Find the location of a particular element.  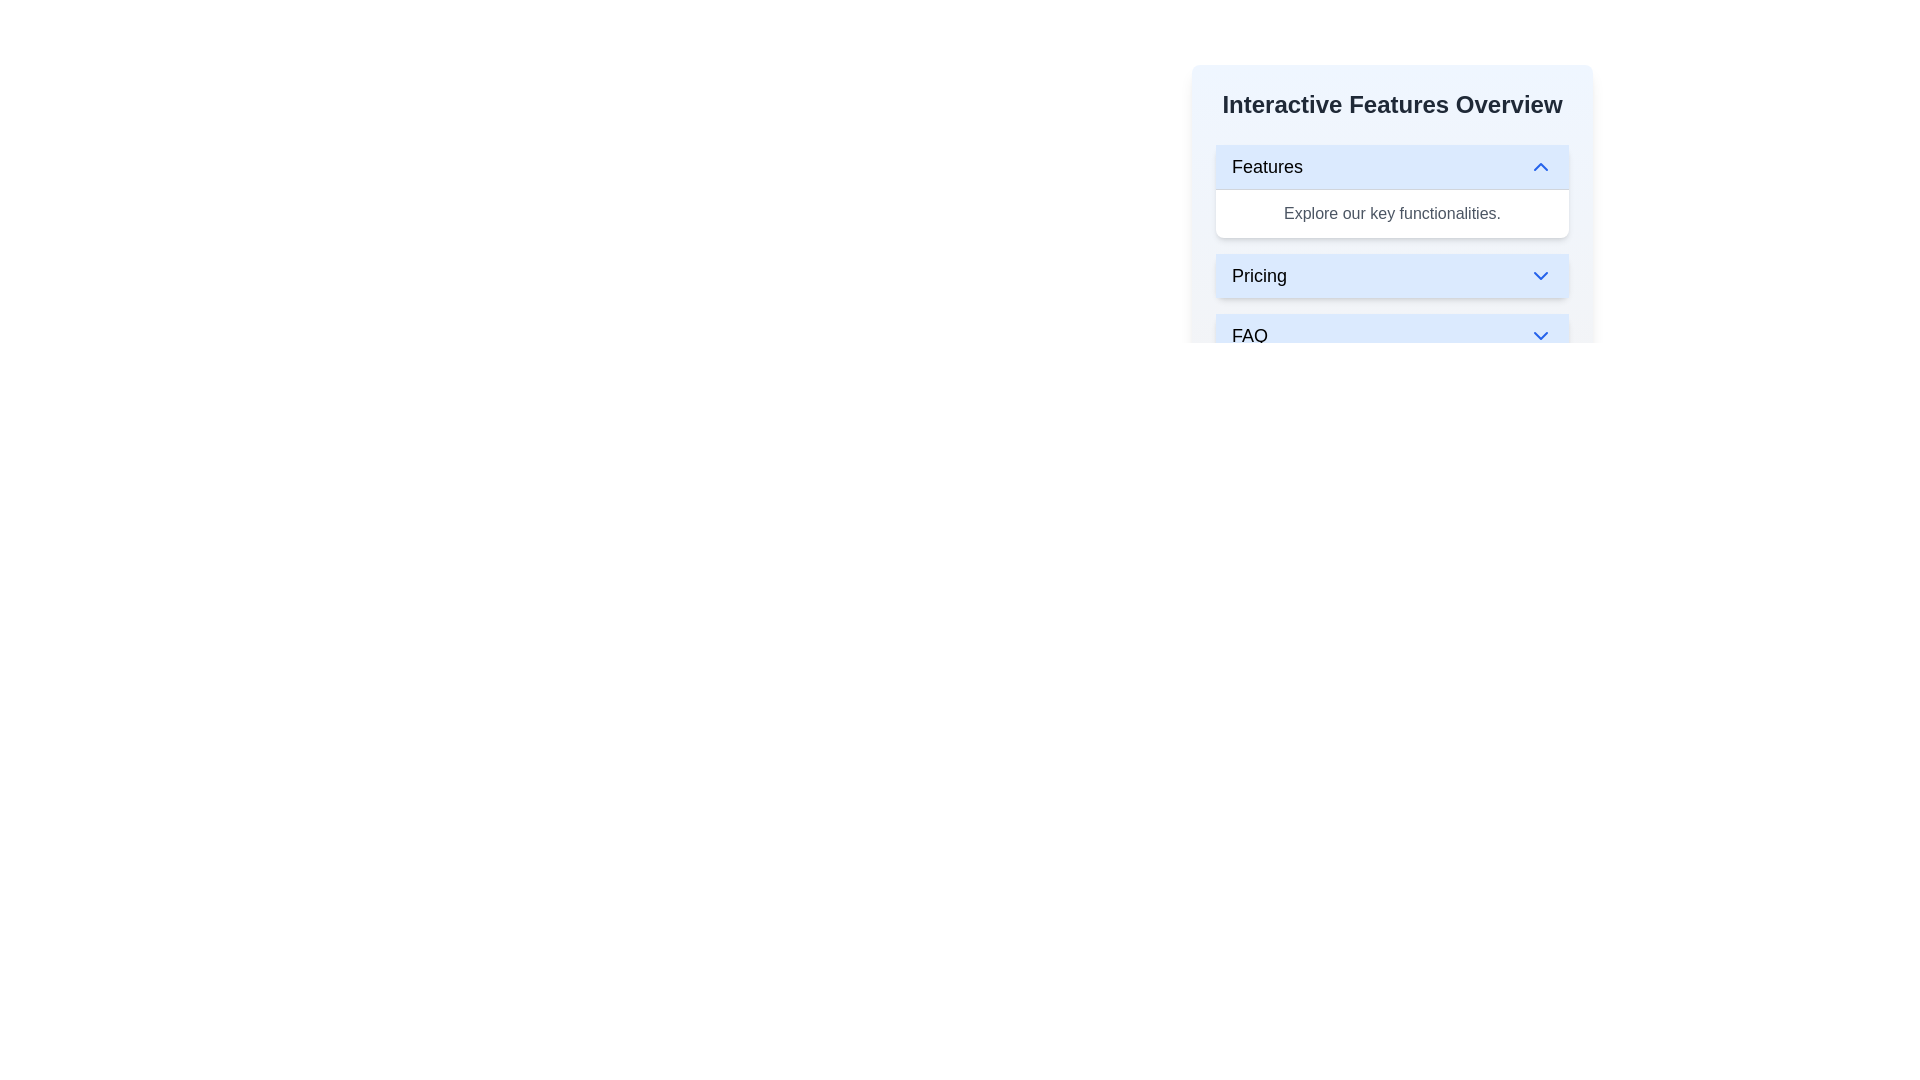

the descriptive text block in the 'Features' section, which is located directly below the header of the collapsible panel is located at coordinates (1391, 213).